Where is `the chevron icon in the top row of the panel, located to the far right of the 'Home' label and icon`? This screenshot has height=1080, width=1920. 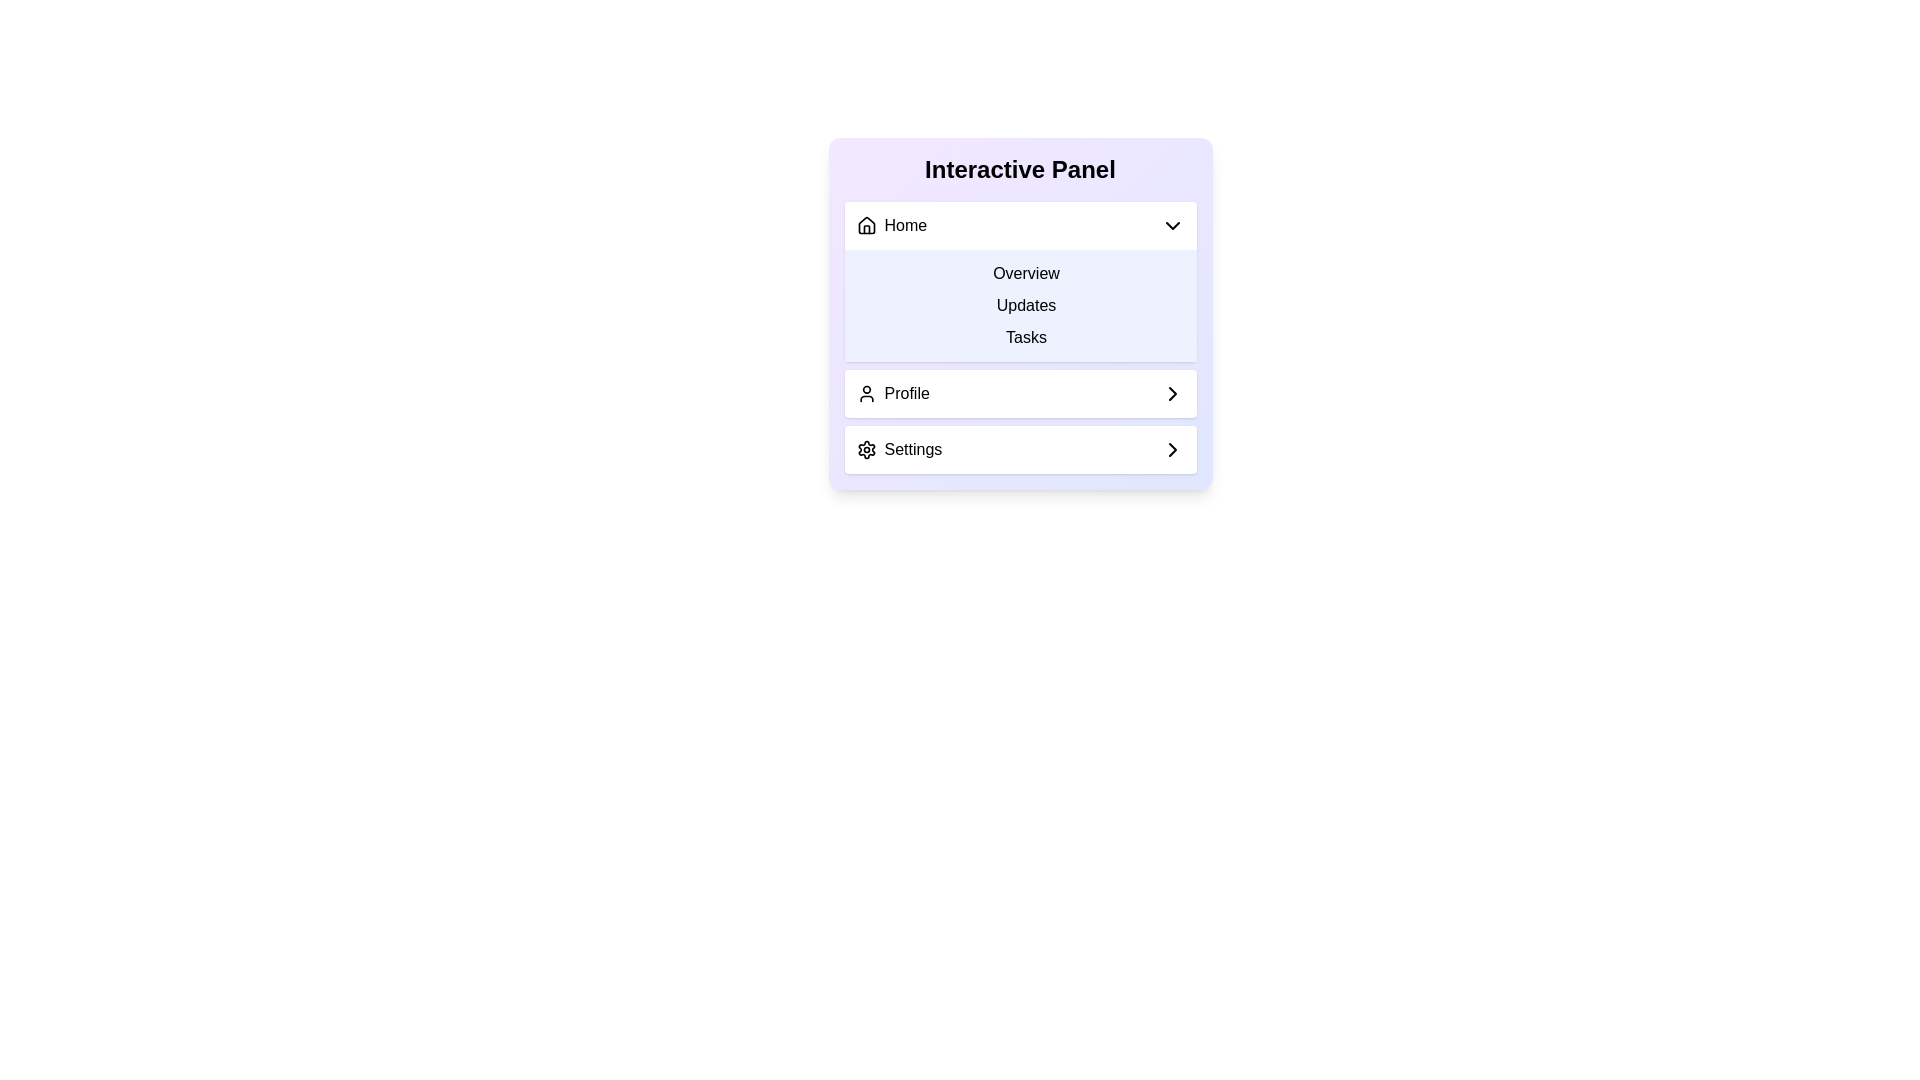
the chevron icon in the top row of the panel, located to the far right of the 'Home' label and icon is located at coordinates (1172, 225).